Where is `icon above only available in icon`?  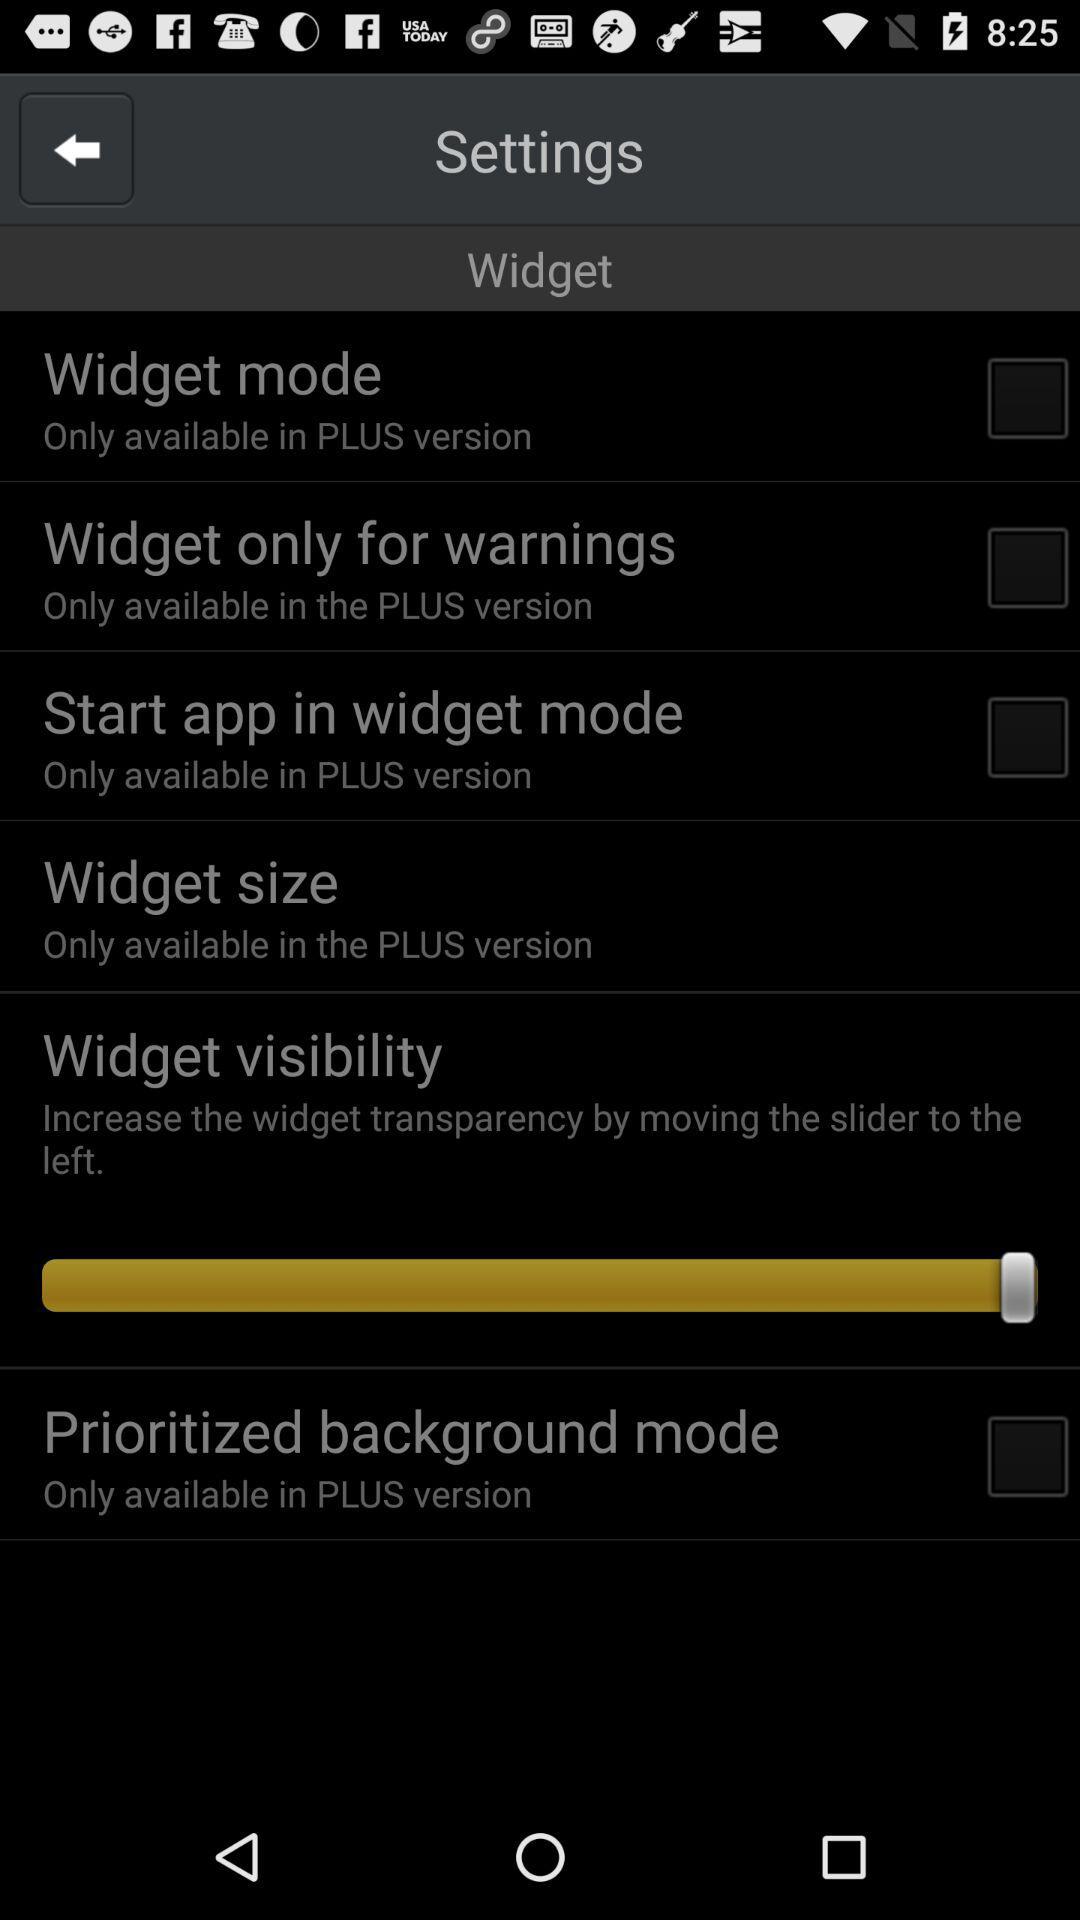
icon above only available in icon is located at coordinates (358, 541).